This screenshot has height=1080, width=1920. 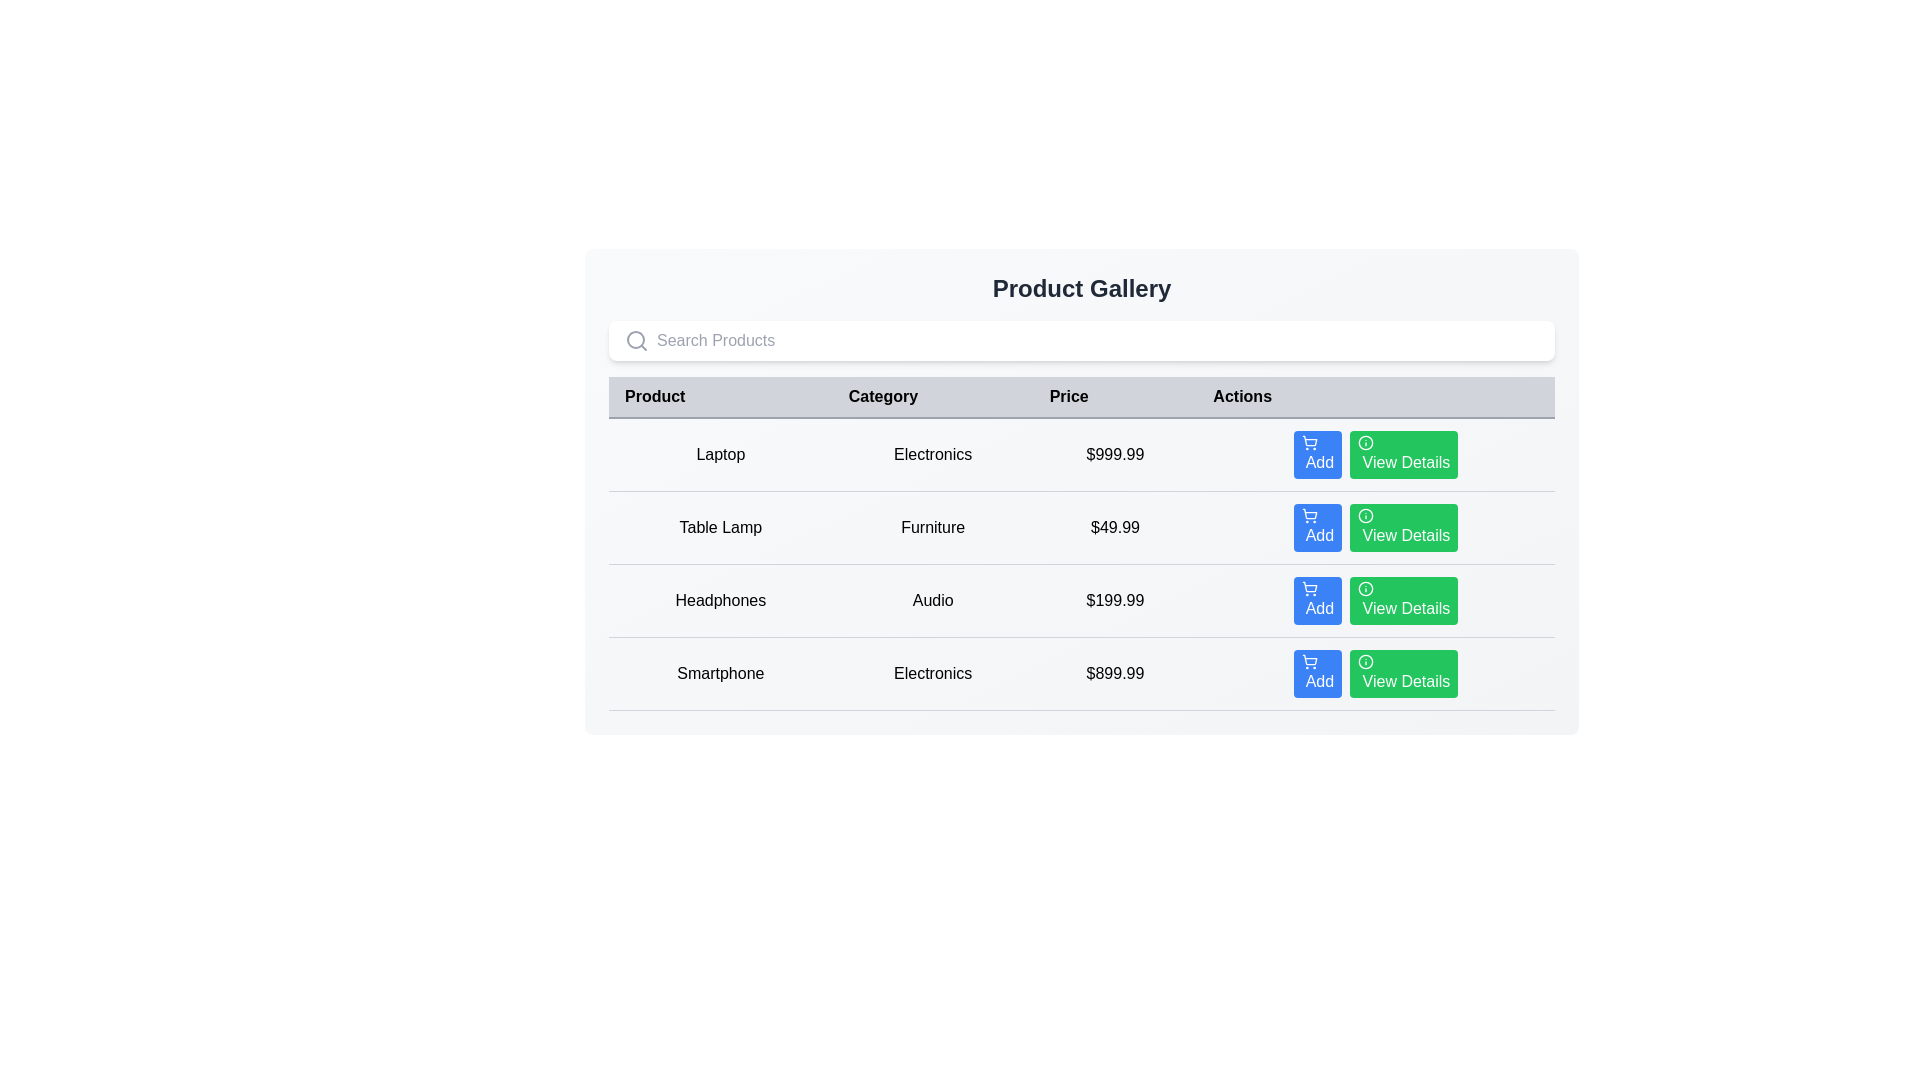 I want to click on the green rectangular button labeled 'View Details' located in the last row of the product details table, so click(x=1375, y=674).